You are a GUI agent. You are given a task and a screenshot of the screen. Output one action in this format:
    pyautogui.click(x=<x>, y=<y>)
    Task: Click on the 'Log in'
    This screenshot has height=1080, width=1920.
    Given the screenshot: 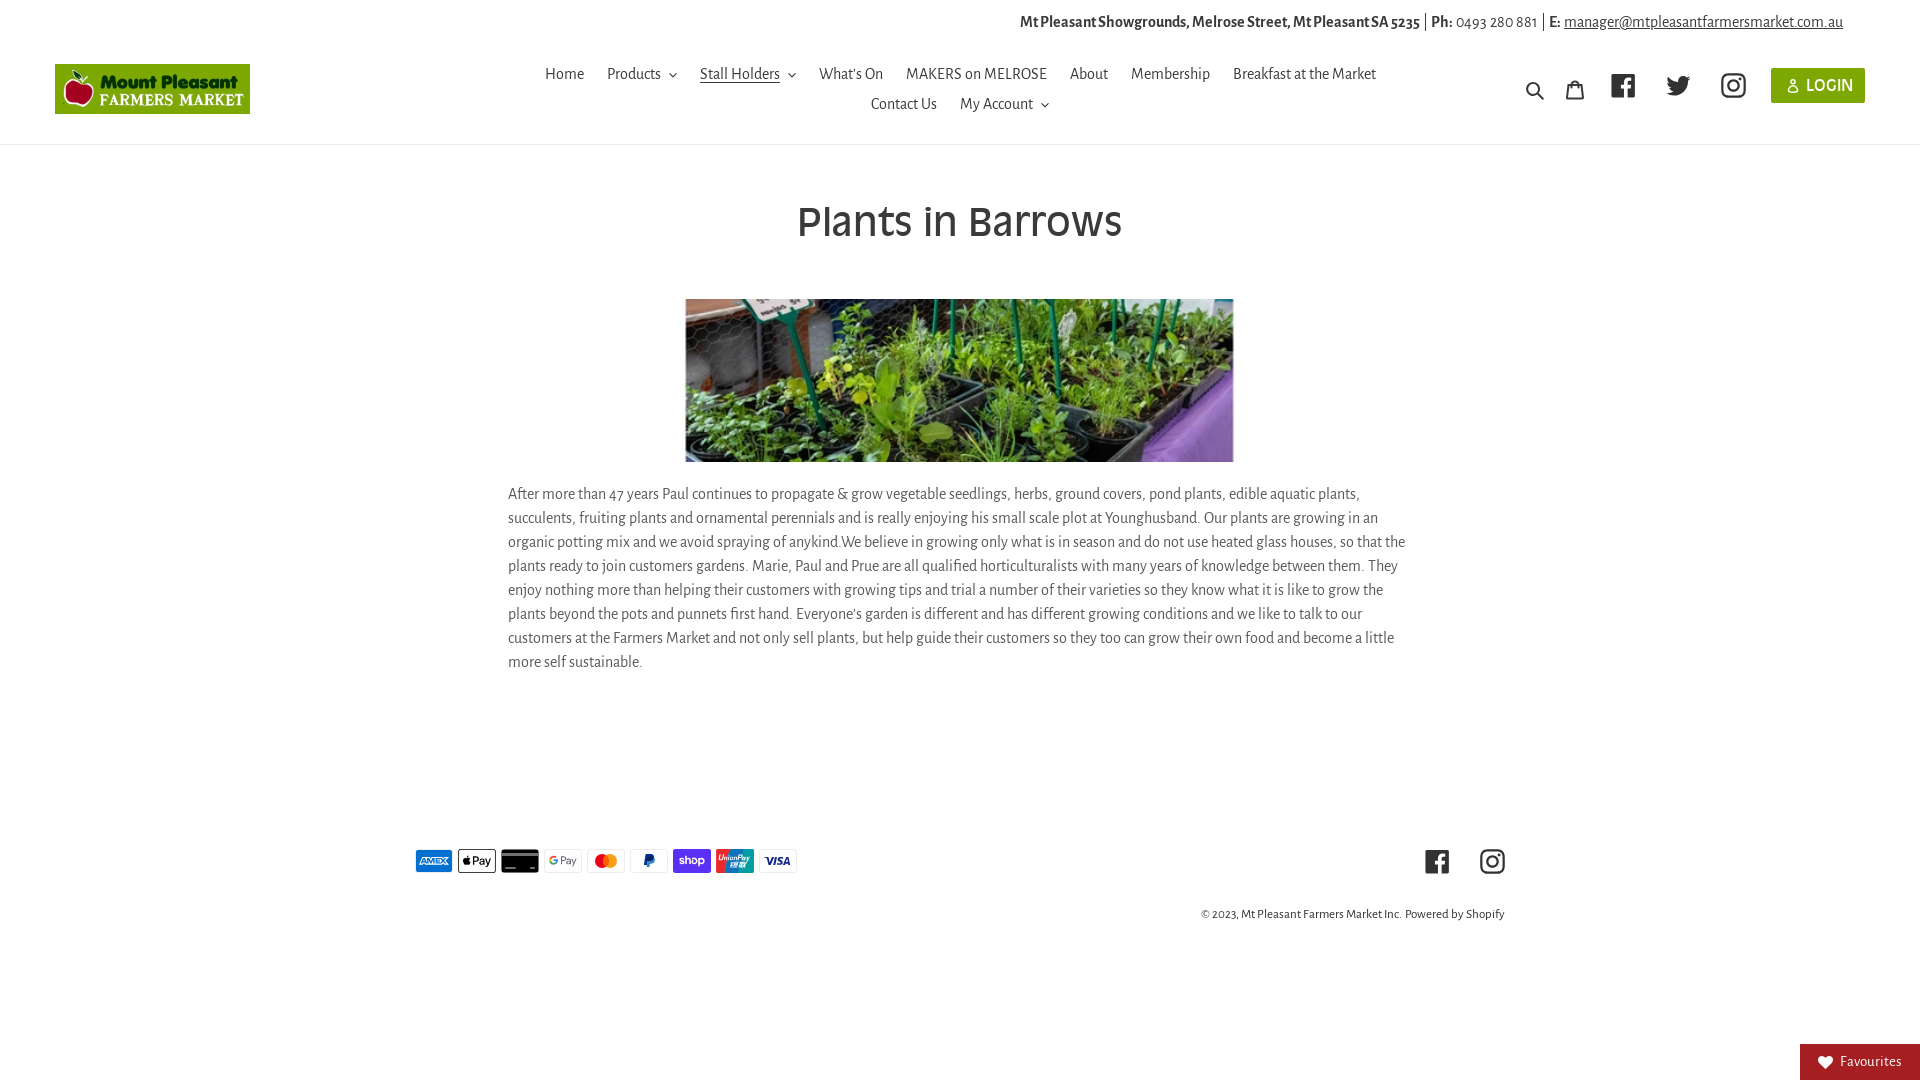 What is the action you would take?
    pyautogui.click(x=1818, y=84)
    